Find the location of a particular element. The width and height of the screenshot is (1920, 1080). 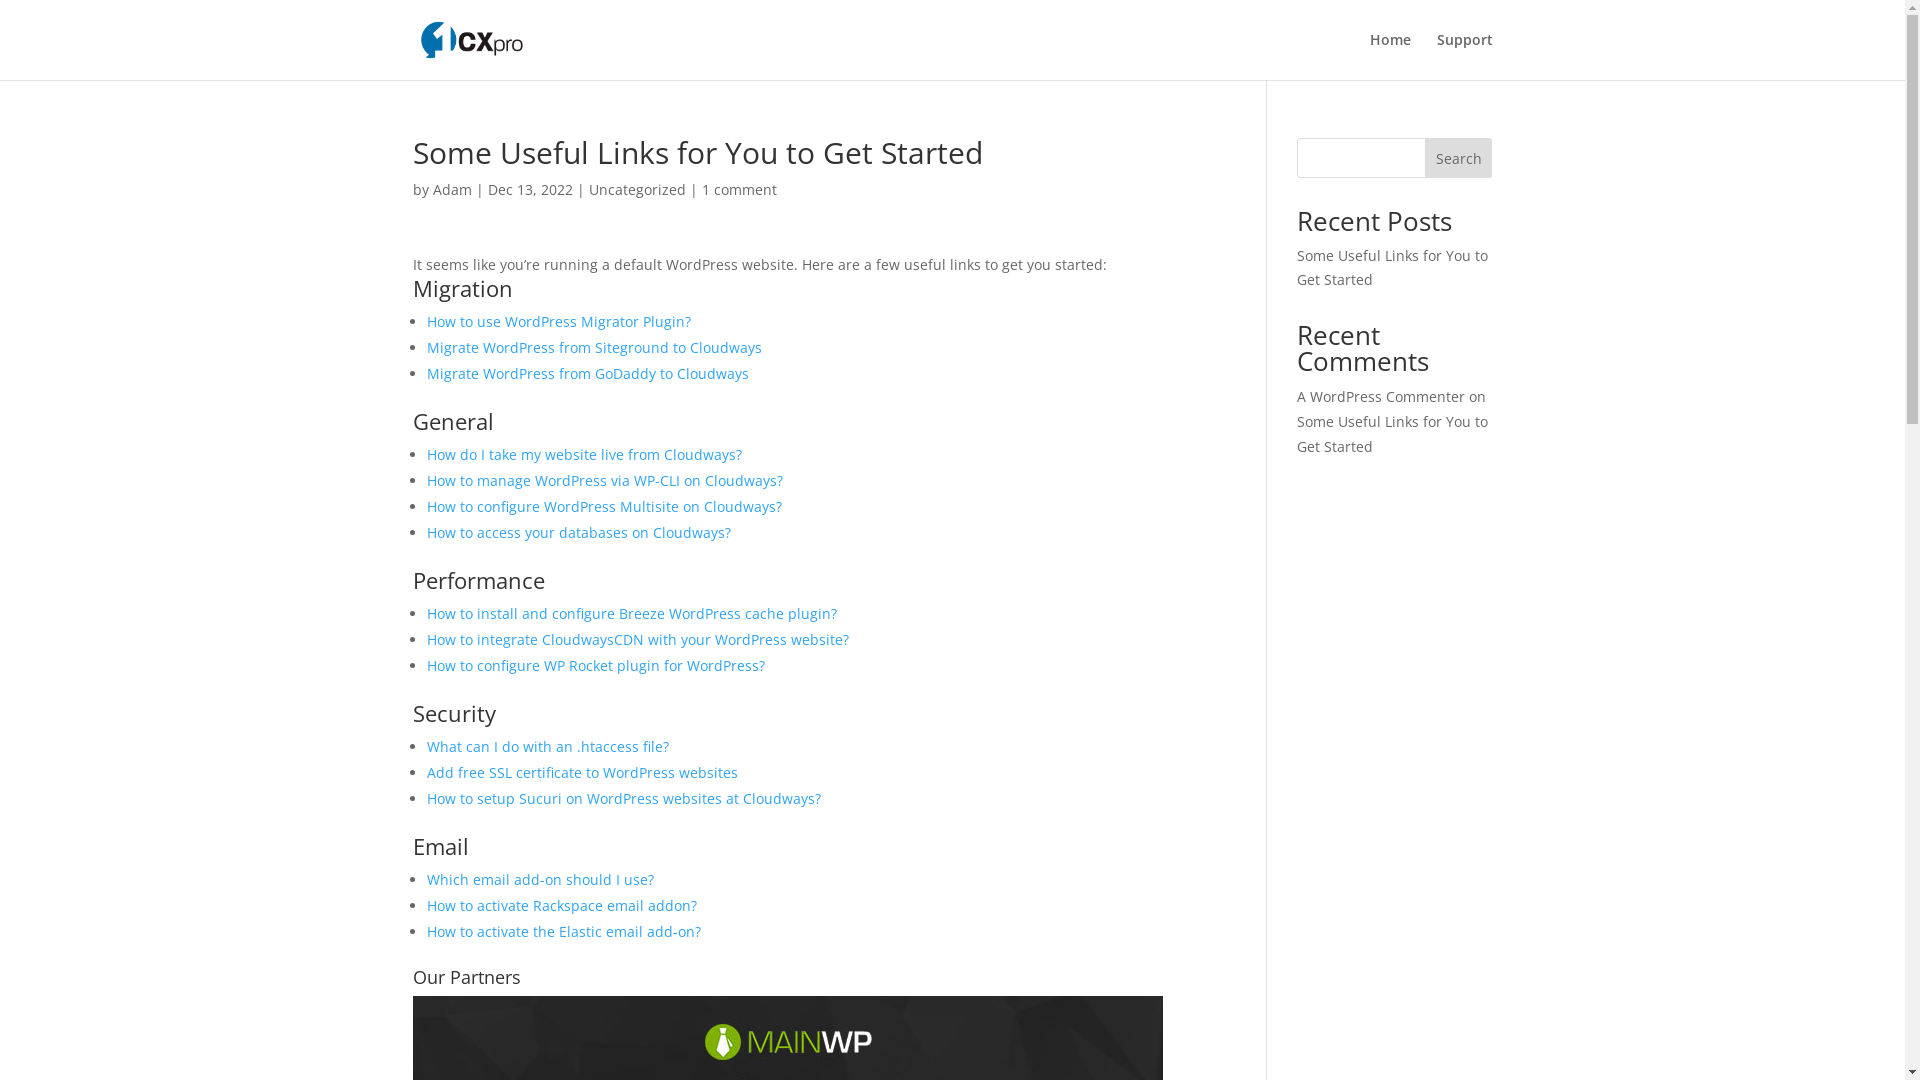

'How to access your databases on Cloudways?' is located at coordinates (576, 531).